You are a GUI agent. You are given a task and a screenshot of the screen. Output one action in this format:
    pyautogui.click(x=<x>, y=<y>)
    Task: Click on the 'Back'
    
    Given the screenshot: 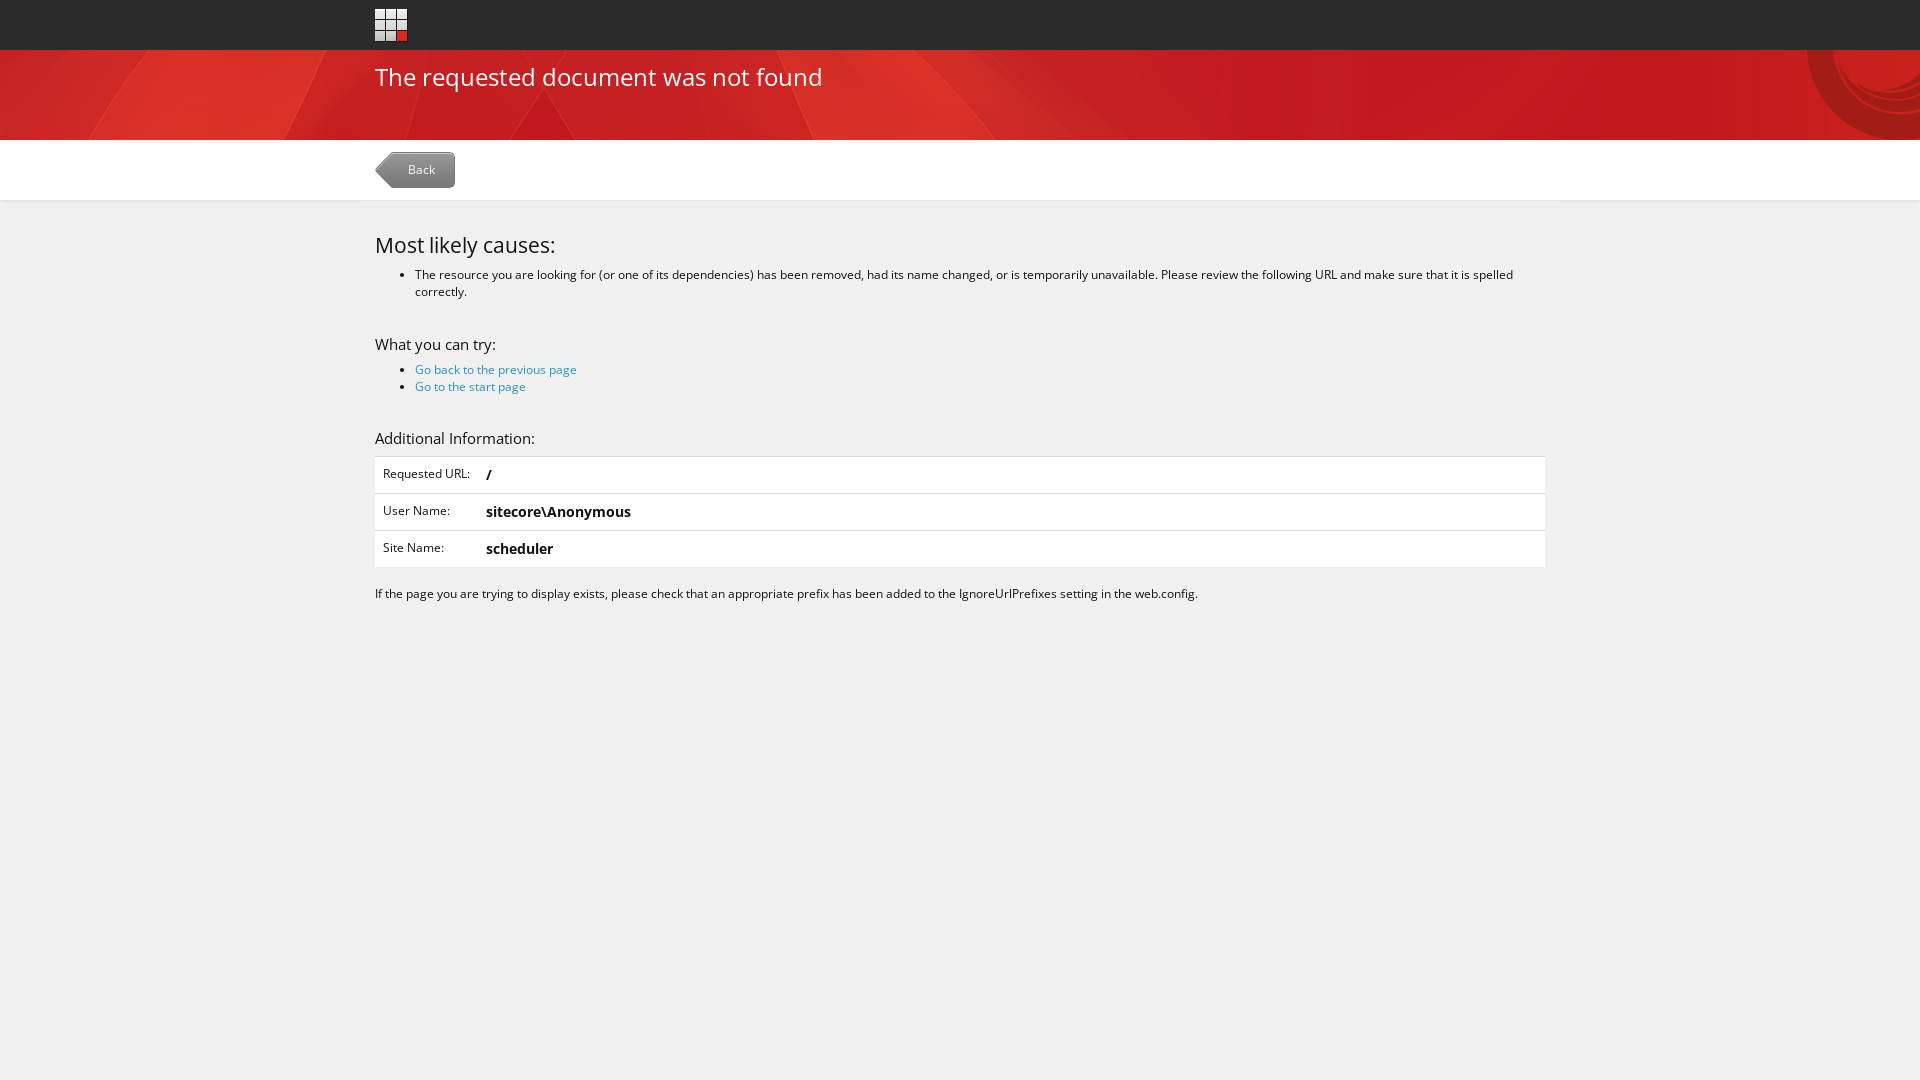 What is the action you would take?
    pyautogui.click(x=416, y=172)
    